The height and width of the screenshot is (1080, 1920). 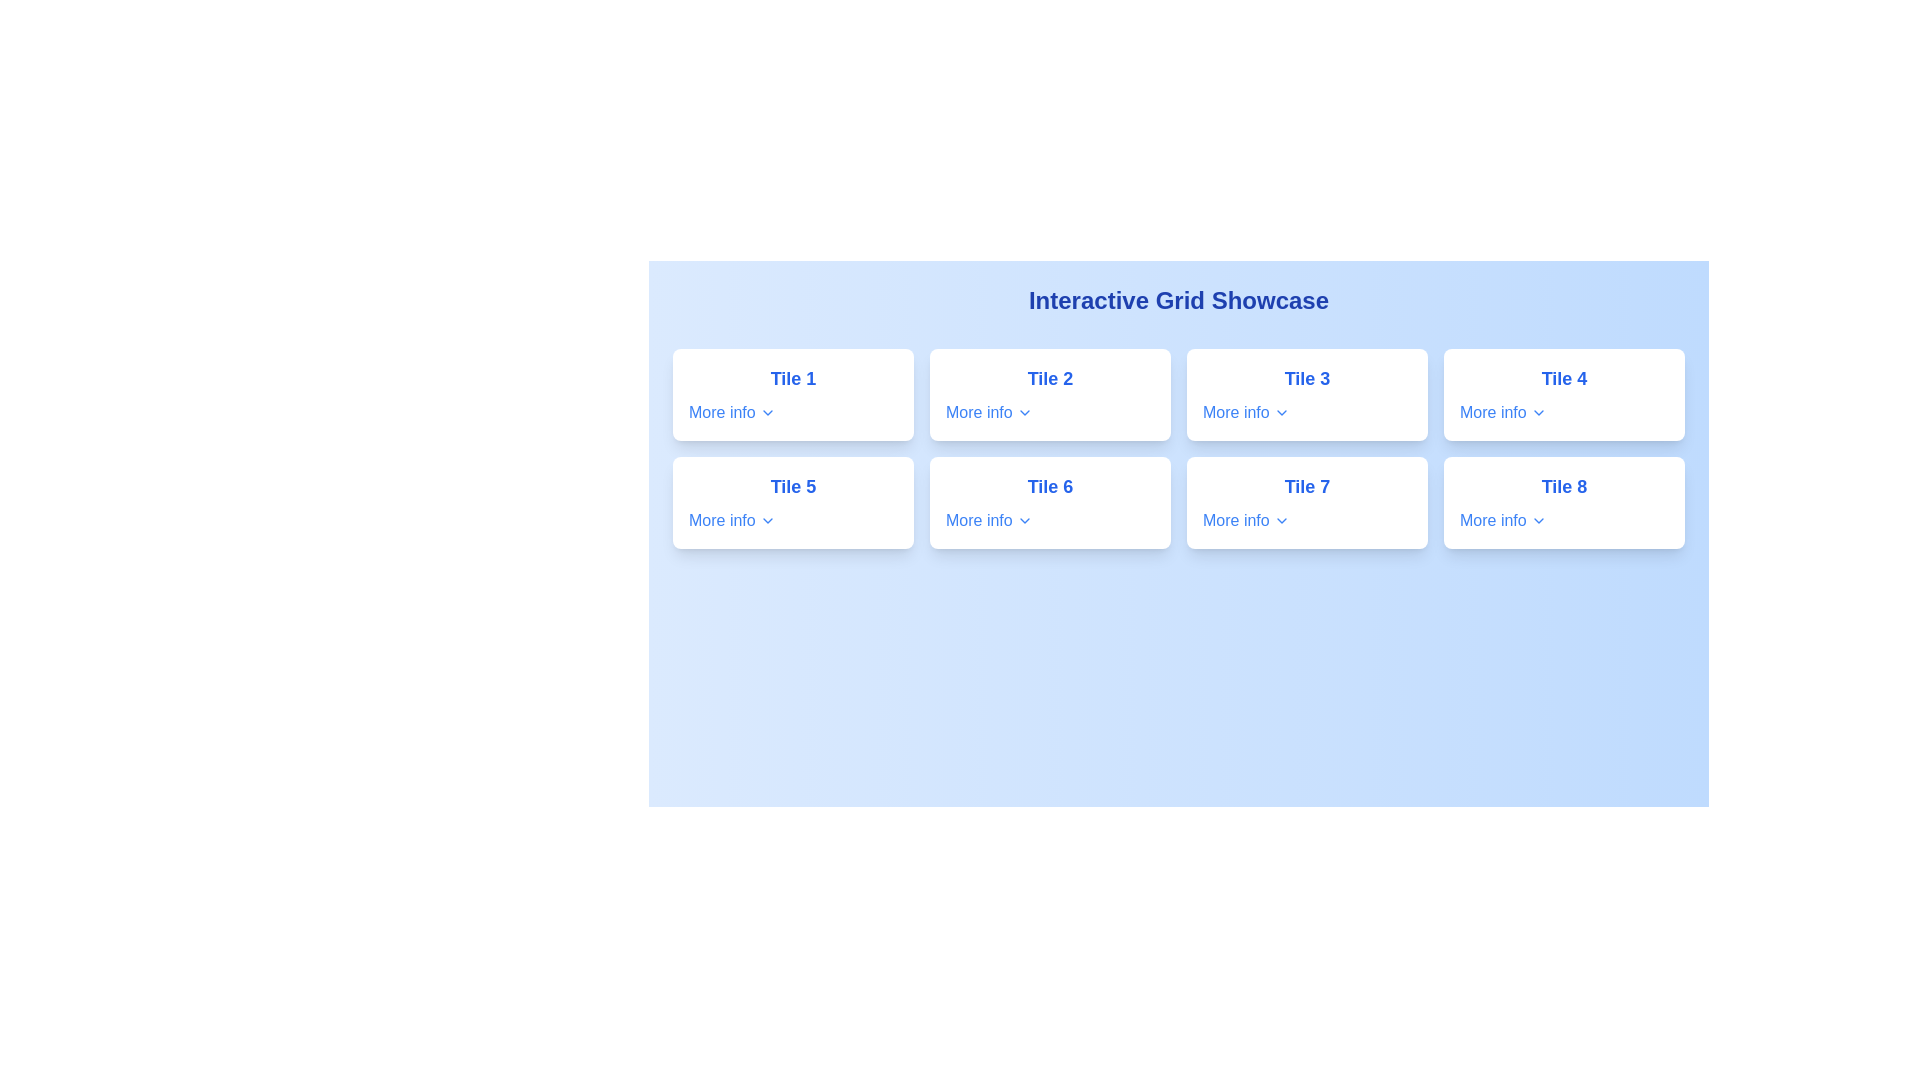 I want to click on the 'More info' interactive text within 'Tile 2' to potentially trigger a tooltip or effect, so click(x=989, y=411).